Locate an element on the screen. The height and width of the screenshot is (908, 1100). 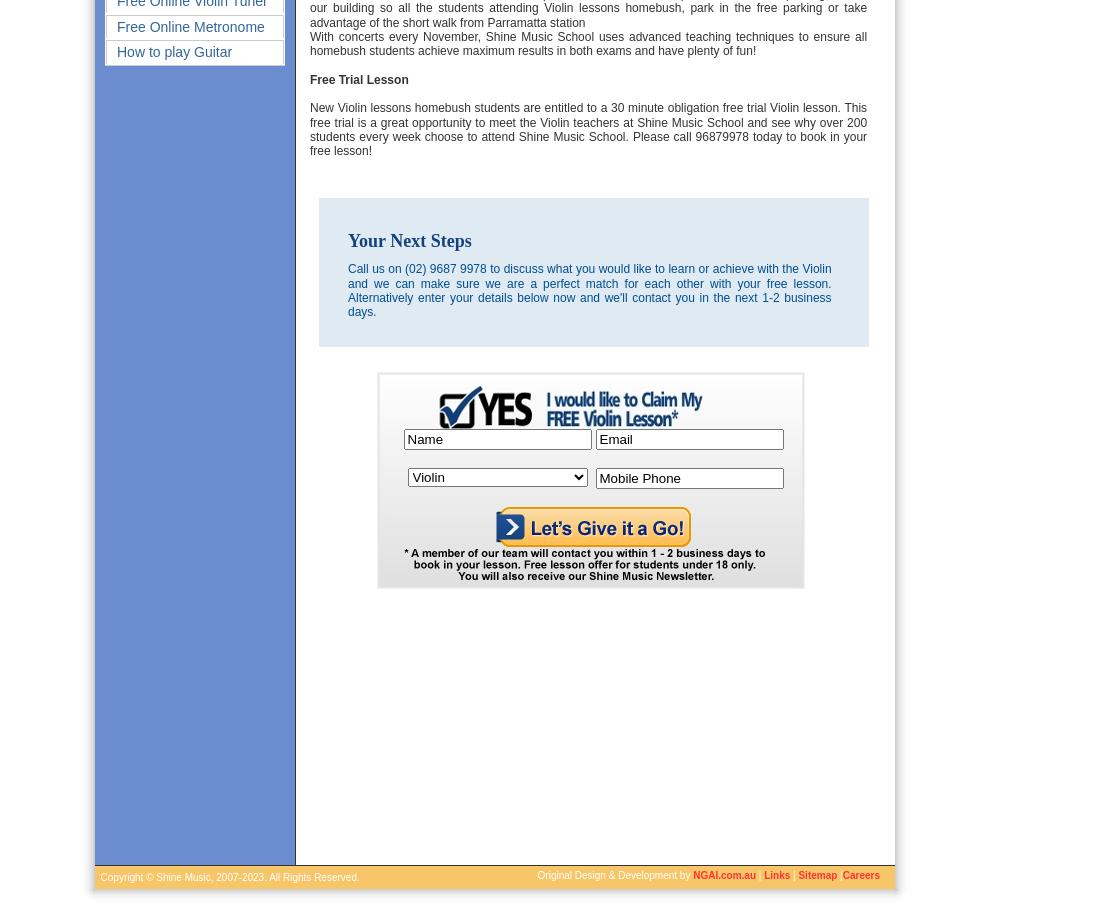
'Sitemap' is located at coordinates (798, 875).